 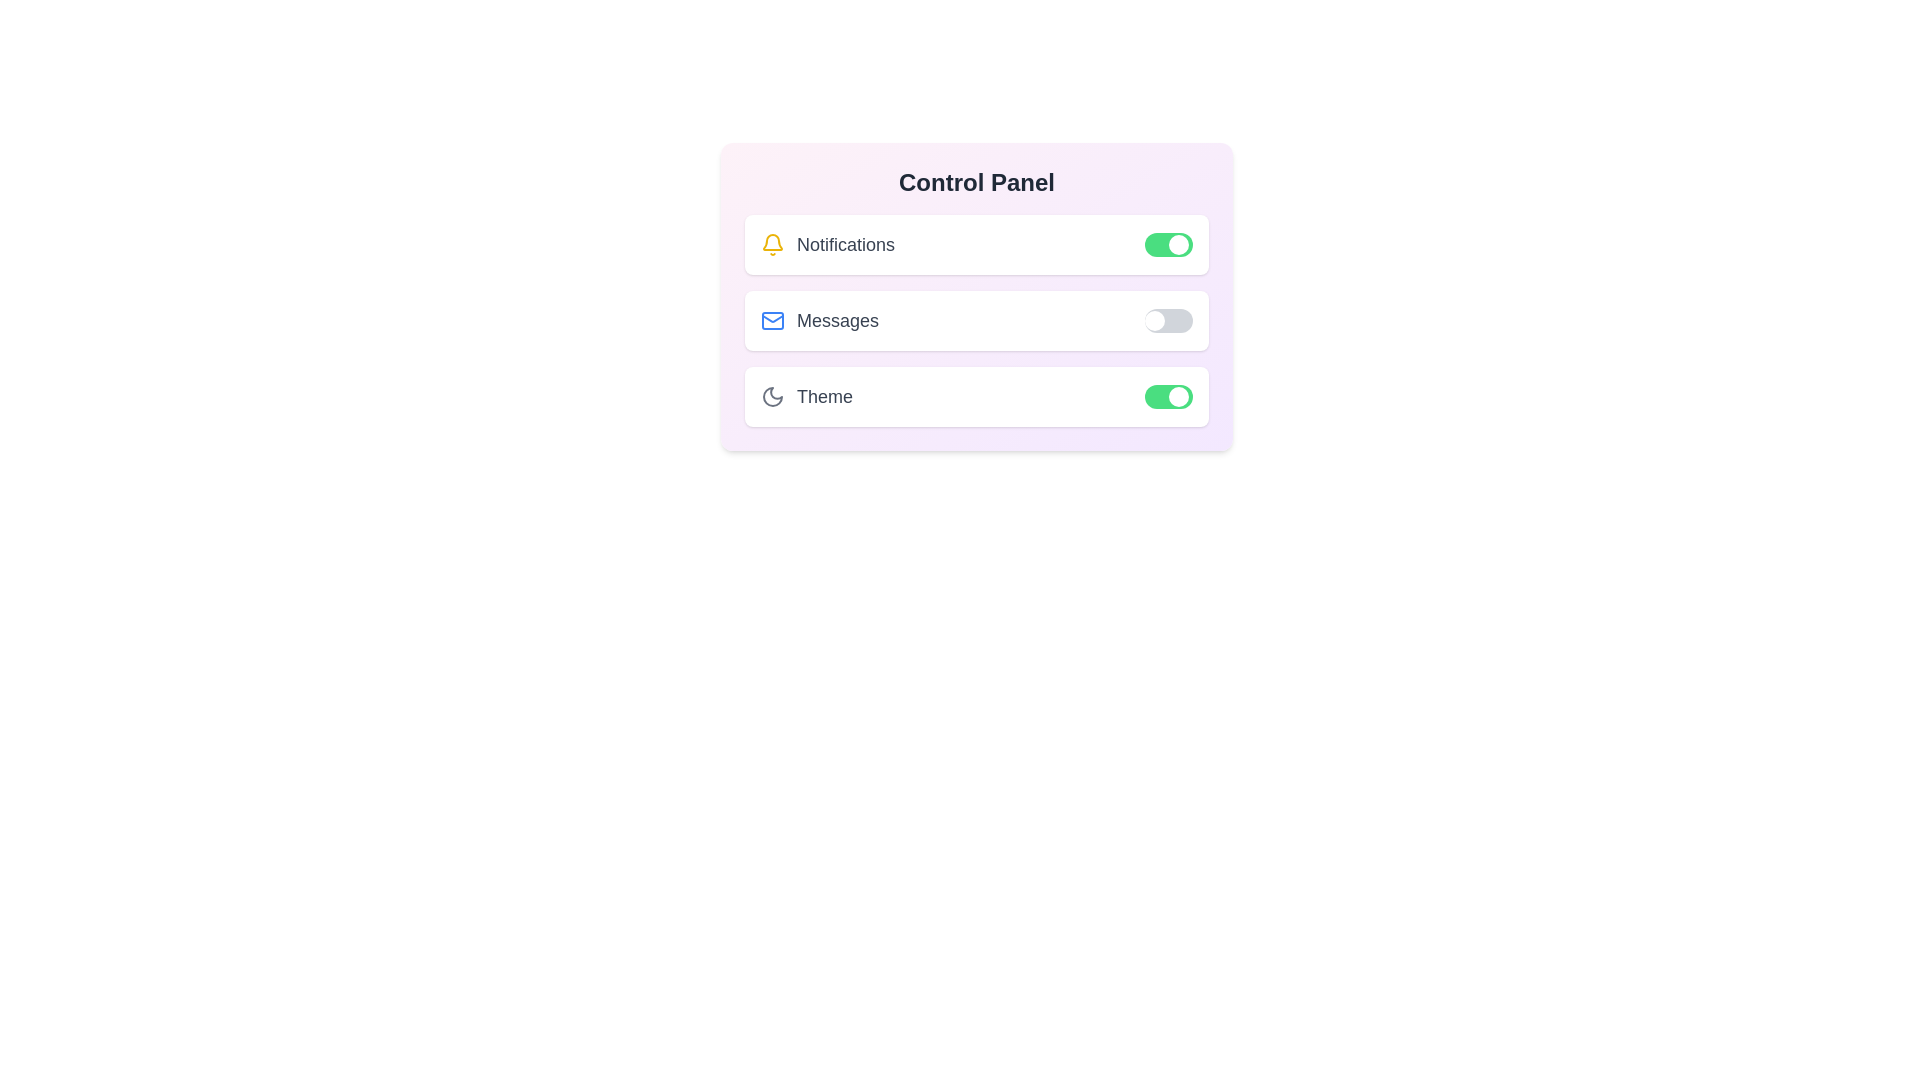 What do you see at coordinates (1179, 397) in the screenshot?
I see `the small circular knob of the toggle switch located on the right side of the green toggle switch in the last row of the control panel labeled 'Theme'` at bounding box center [1179, 397].